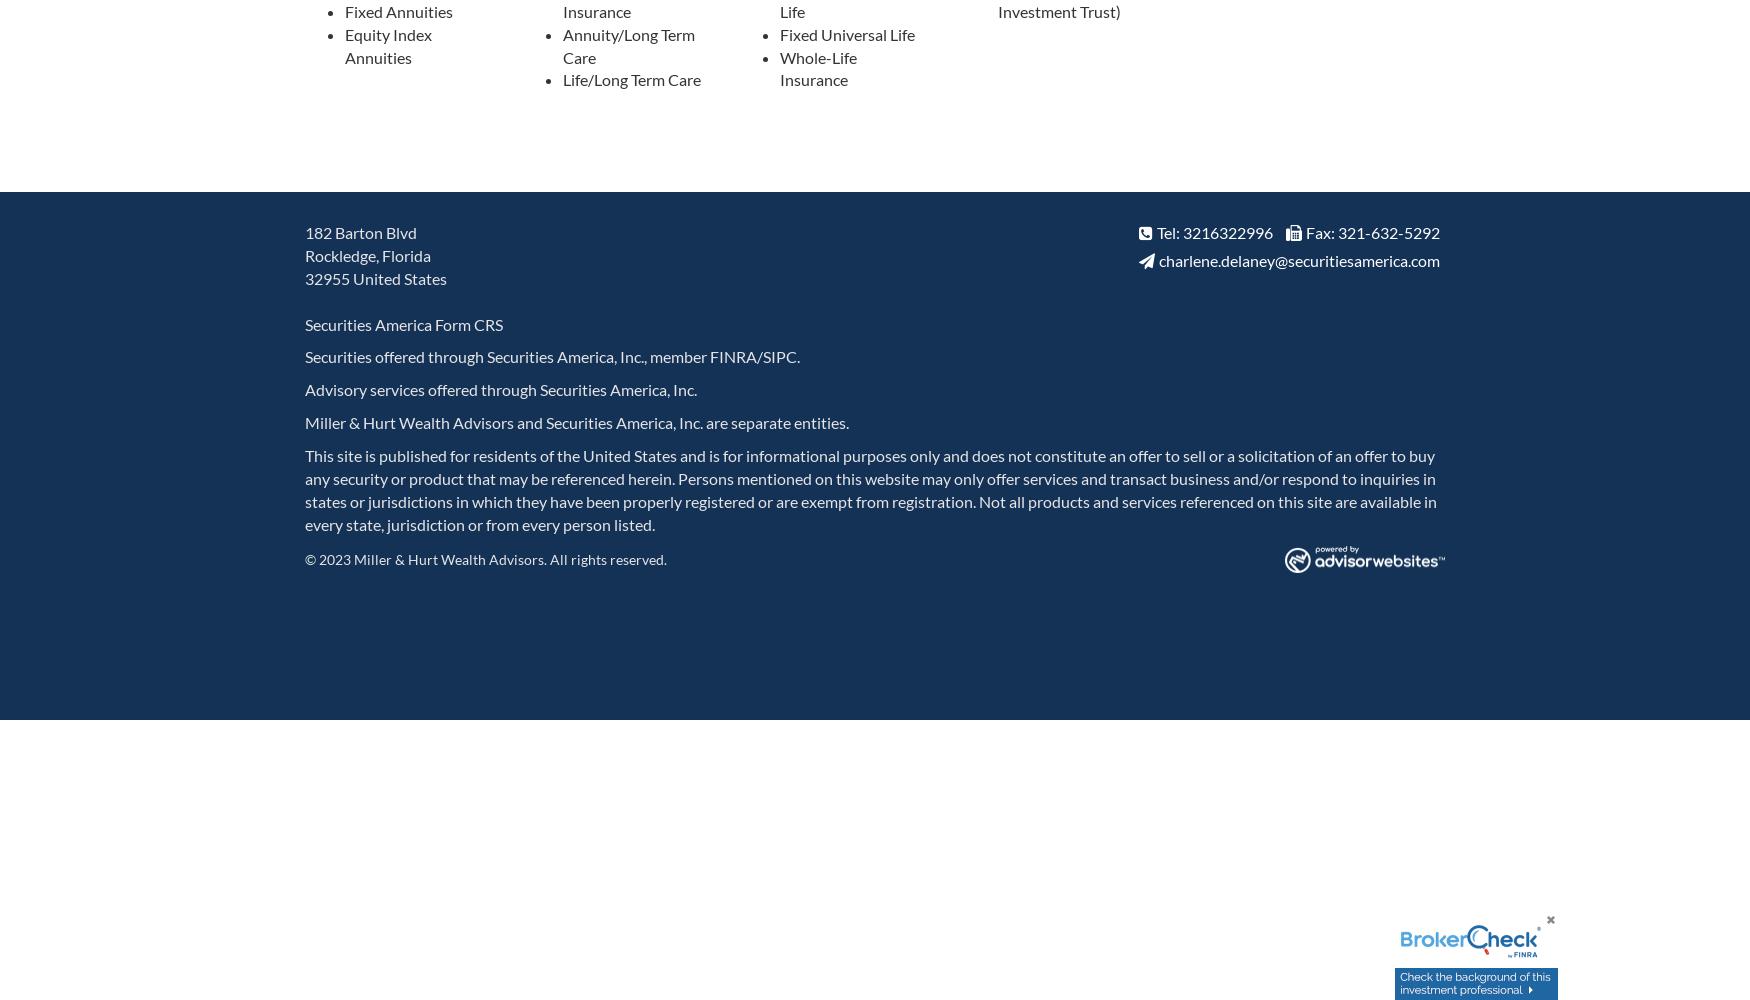 This screenshot has width=1750, height=1000. What do you see at coordinates (818, 67) in the screenshot?
I see `'Whole-Life Insurance'` at bounding box center [818, 67].